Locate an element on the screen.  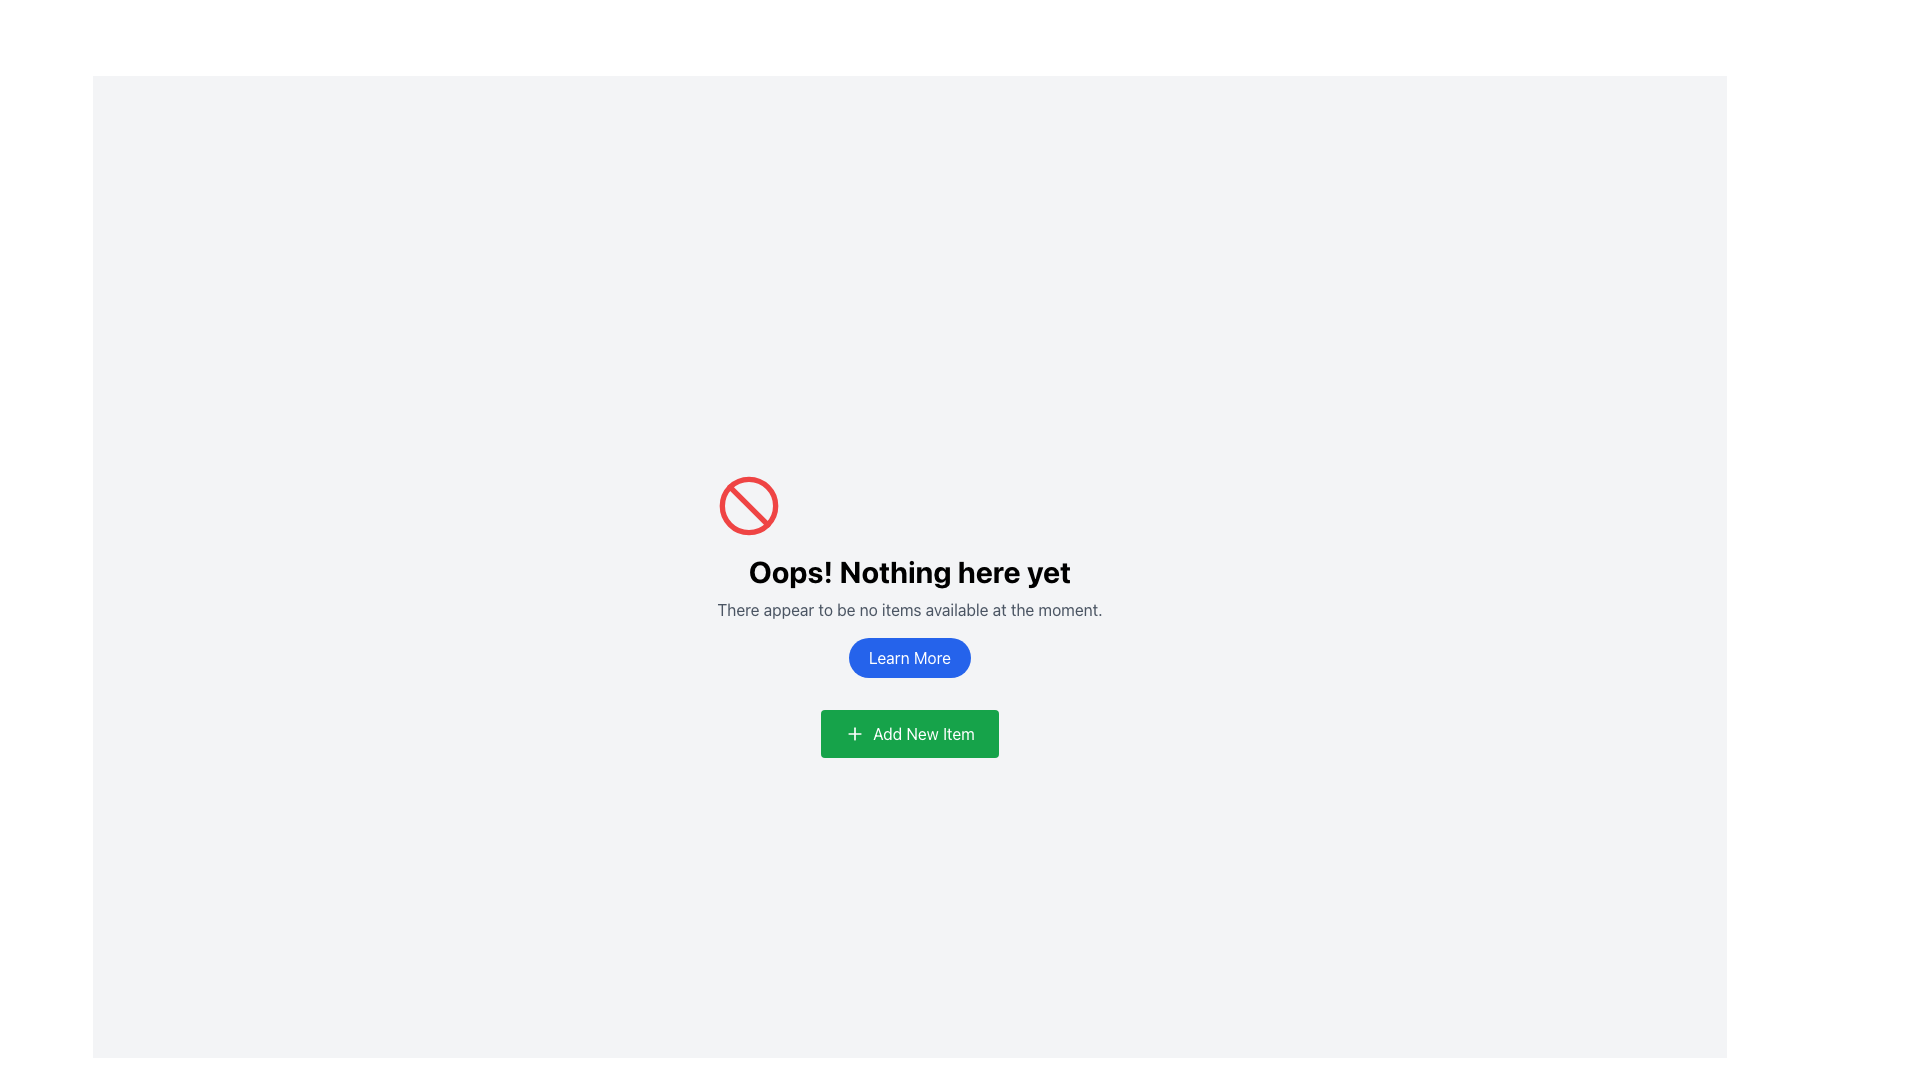
the text element displaying the message 'There appear to be no items available at the moment.' which is located below the title 'Oops! Nothing here yet' and above the button 'Learn More' is located at coordinates (909, 608).